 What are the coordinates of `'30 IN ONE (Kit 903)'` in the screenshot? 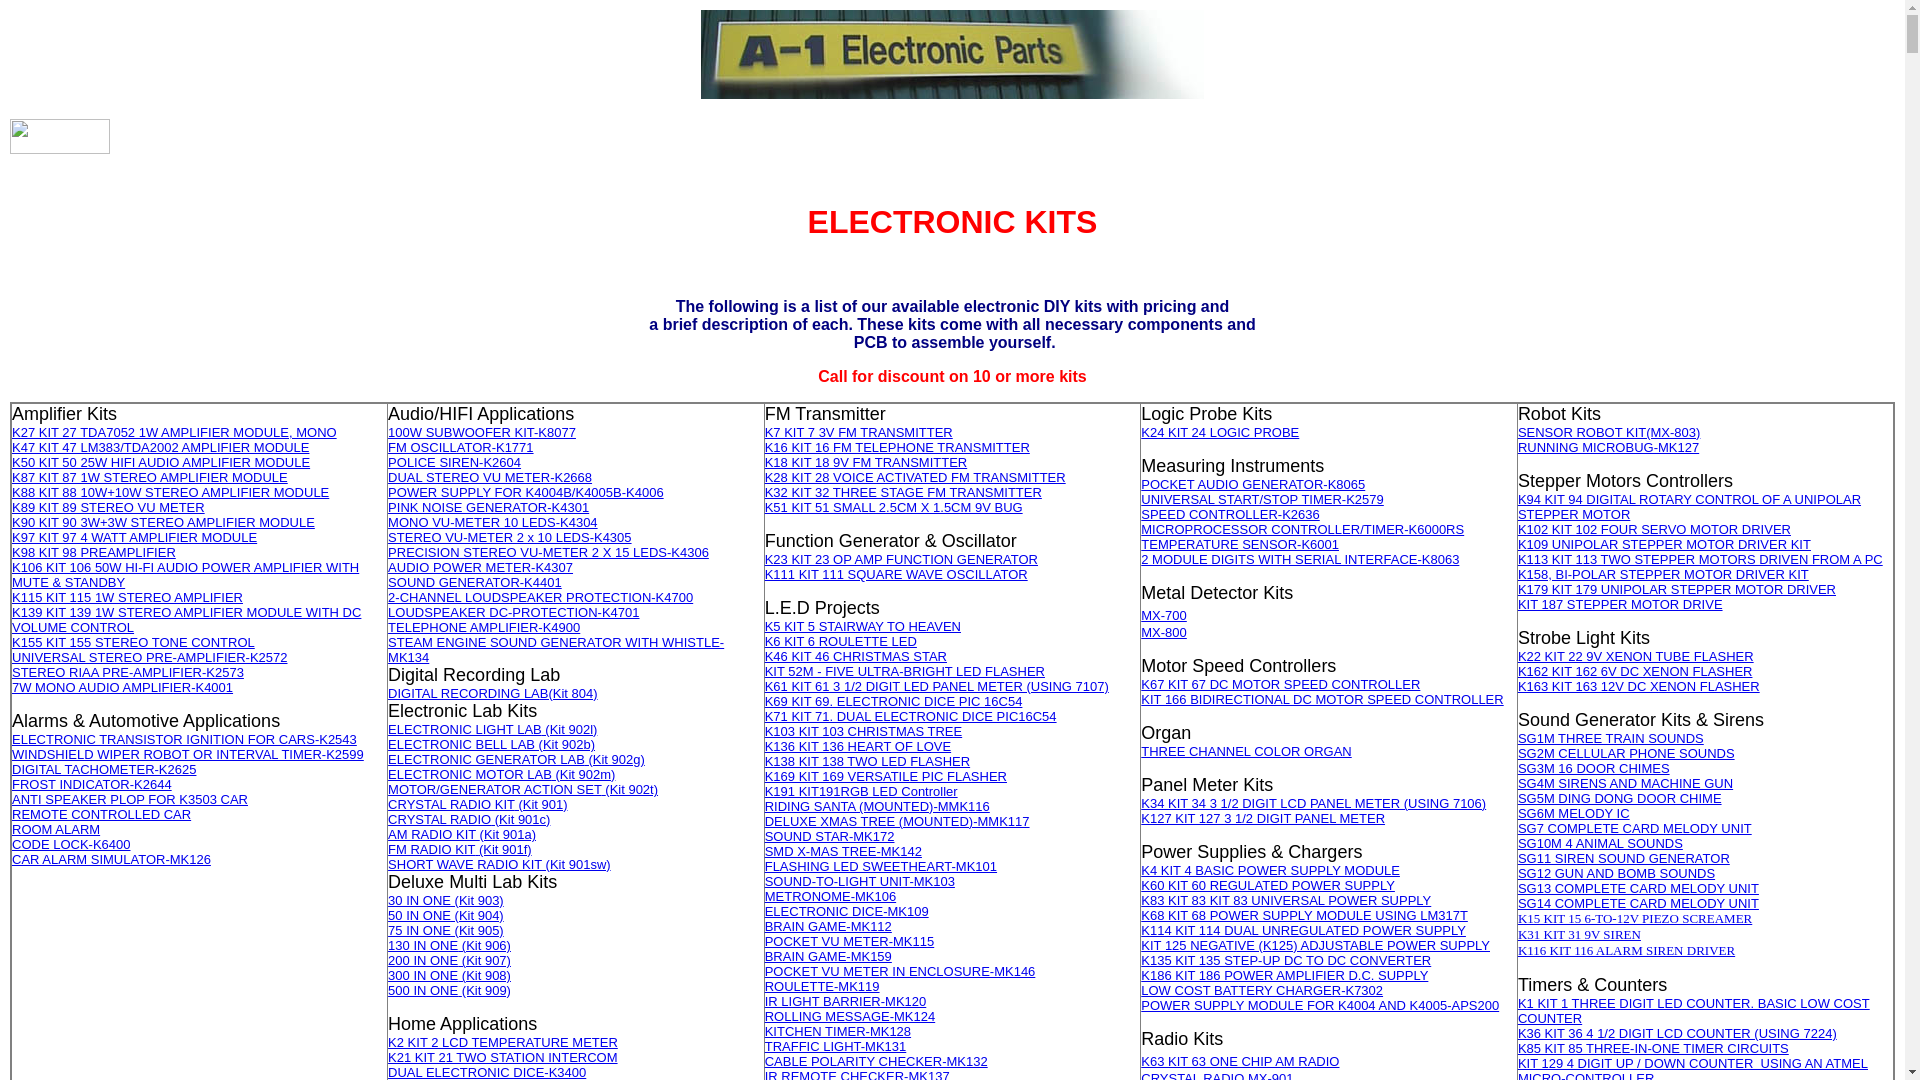 It's located at (445, 900).